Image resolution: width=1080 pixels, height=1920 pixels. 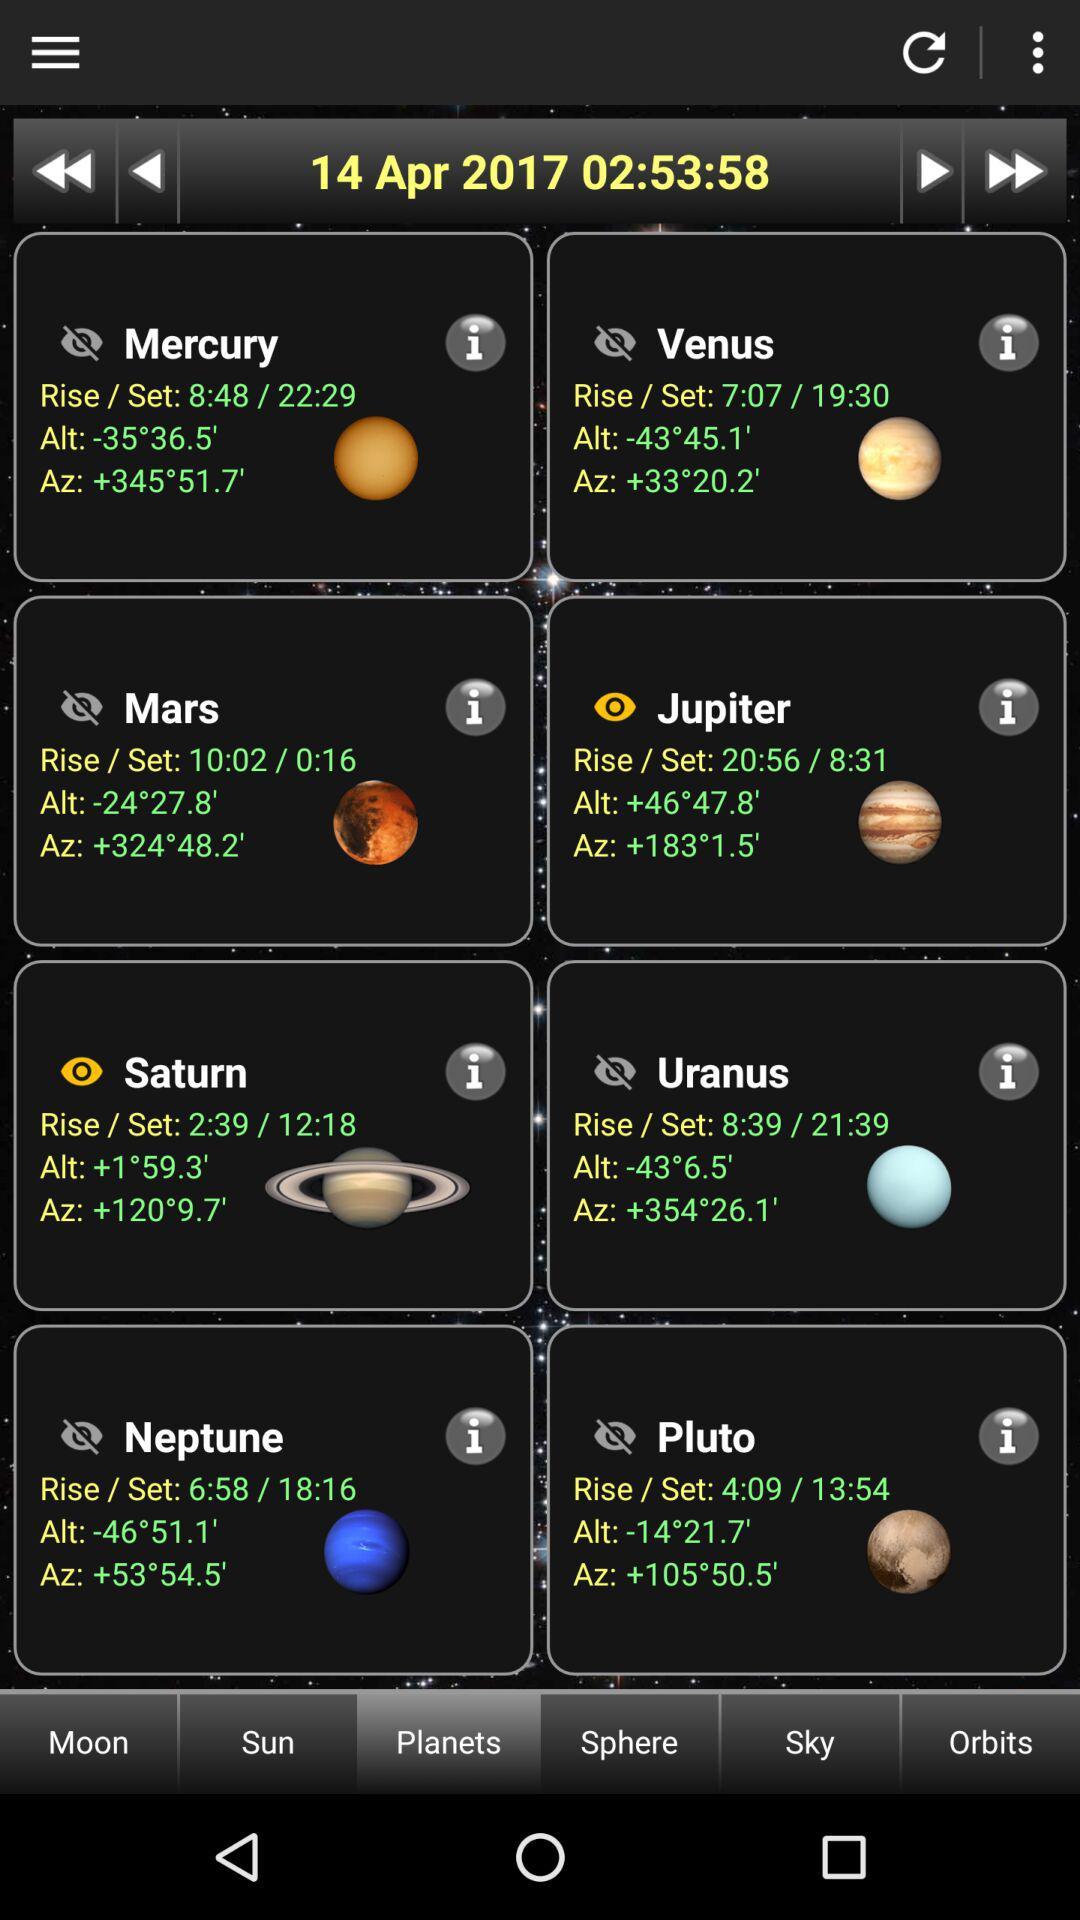 What do you see at coordinates (1008, 342) in the screenshot?
I see `the info icon` at bounding box center [1008, 342].